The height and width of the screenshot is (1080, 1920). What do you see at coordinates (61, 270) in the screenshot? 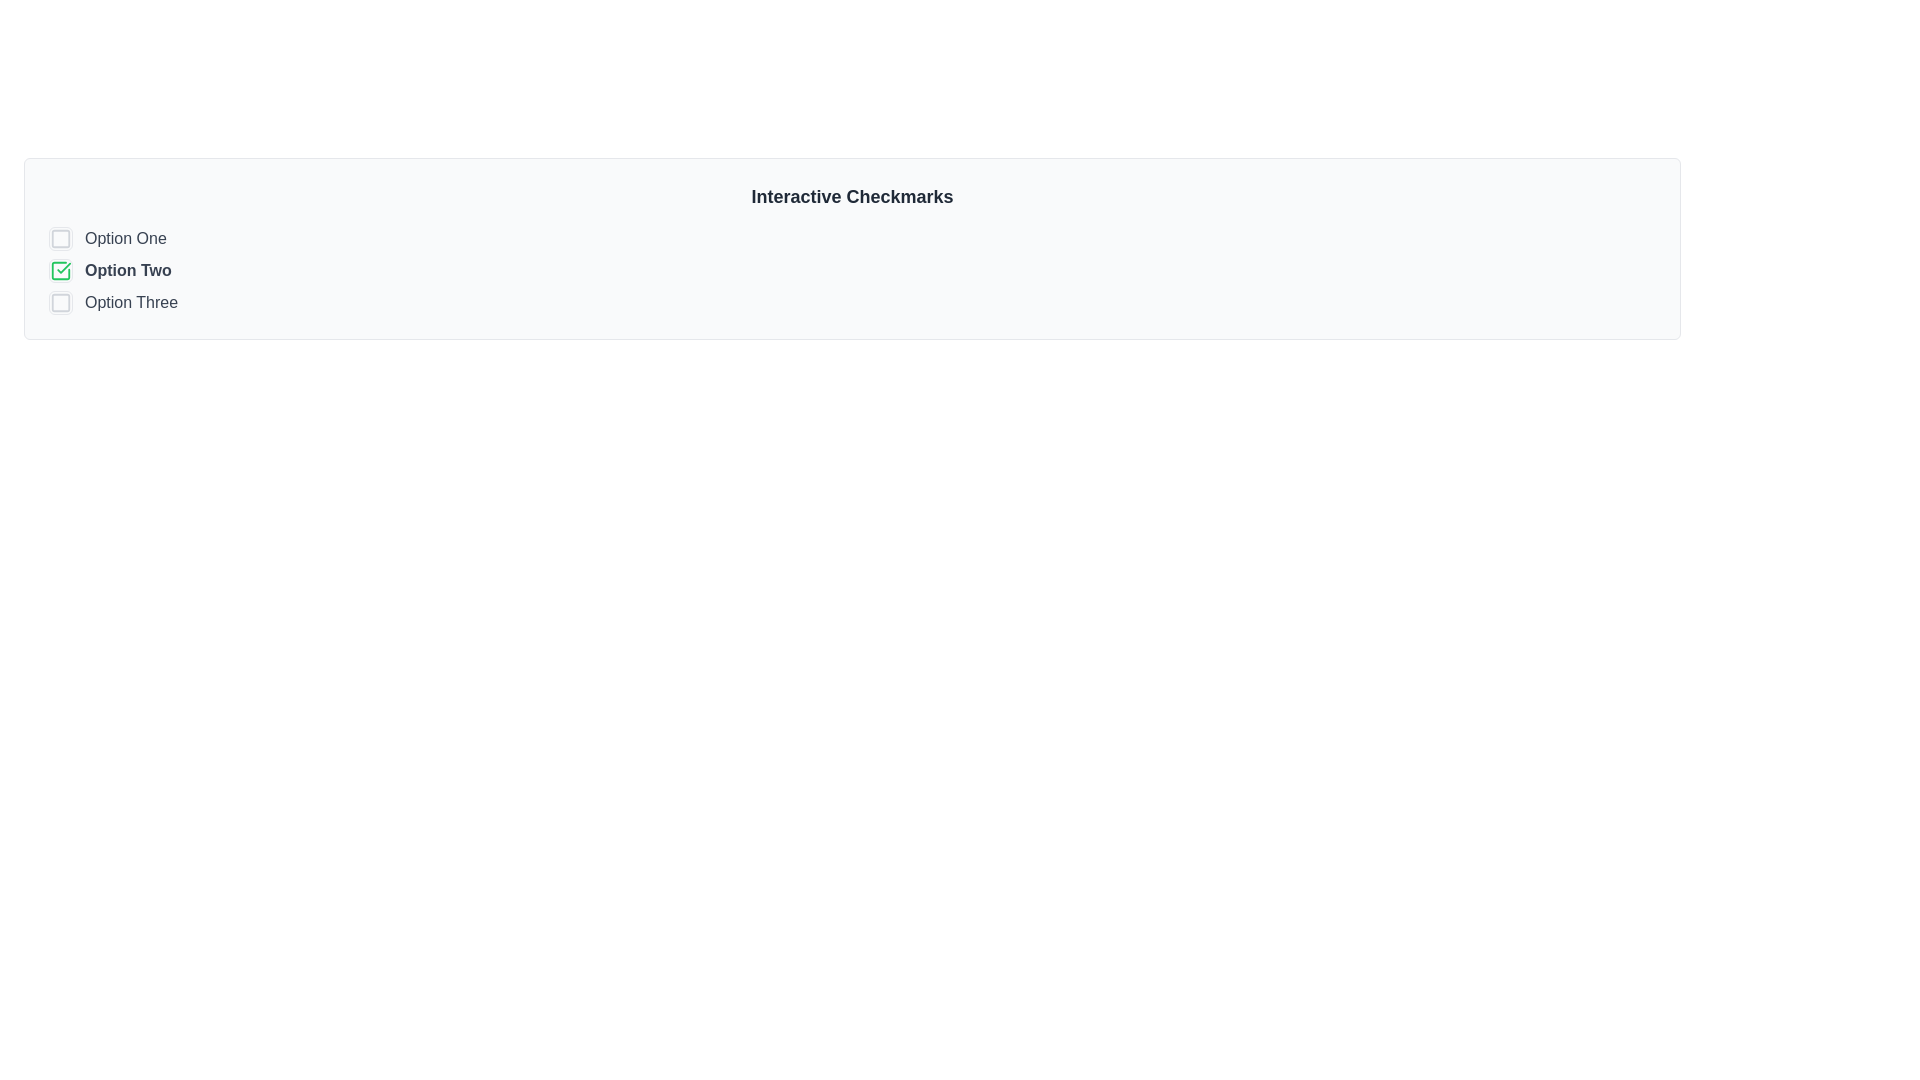
I see `the green checkmark icon that indicates the selected state for 'Option Two'` at bounding box center [61, 270].